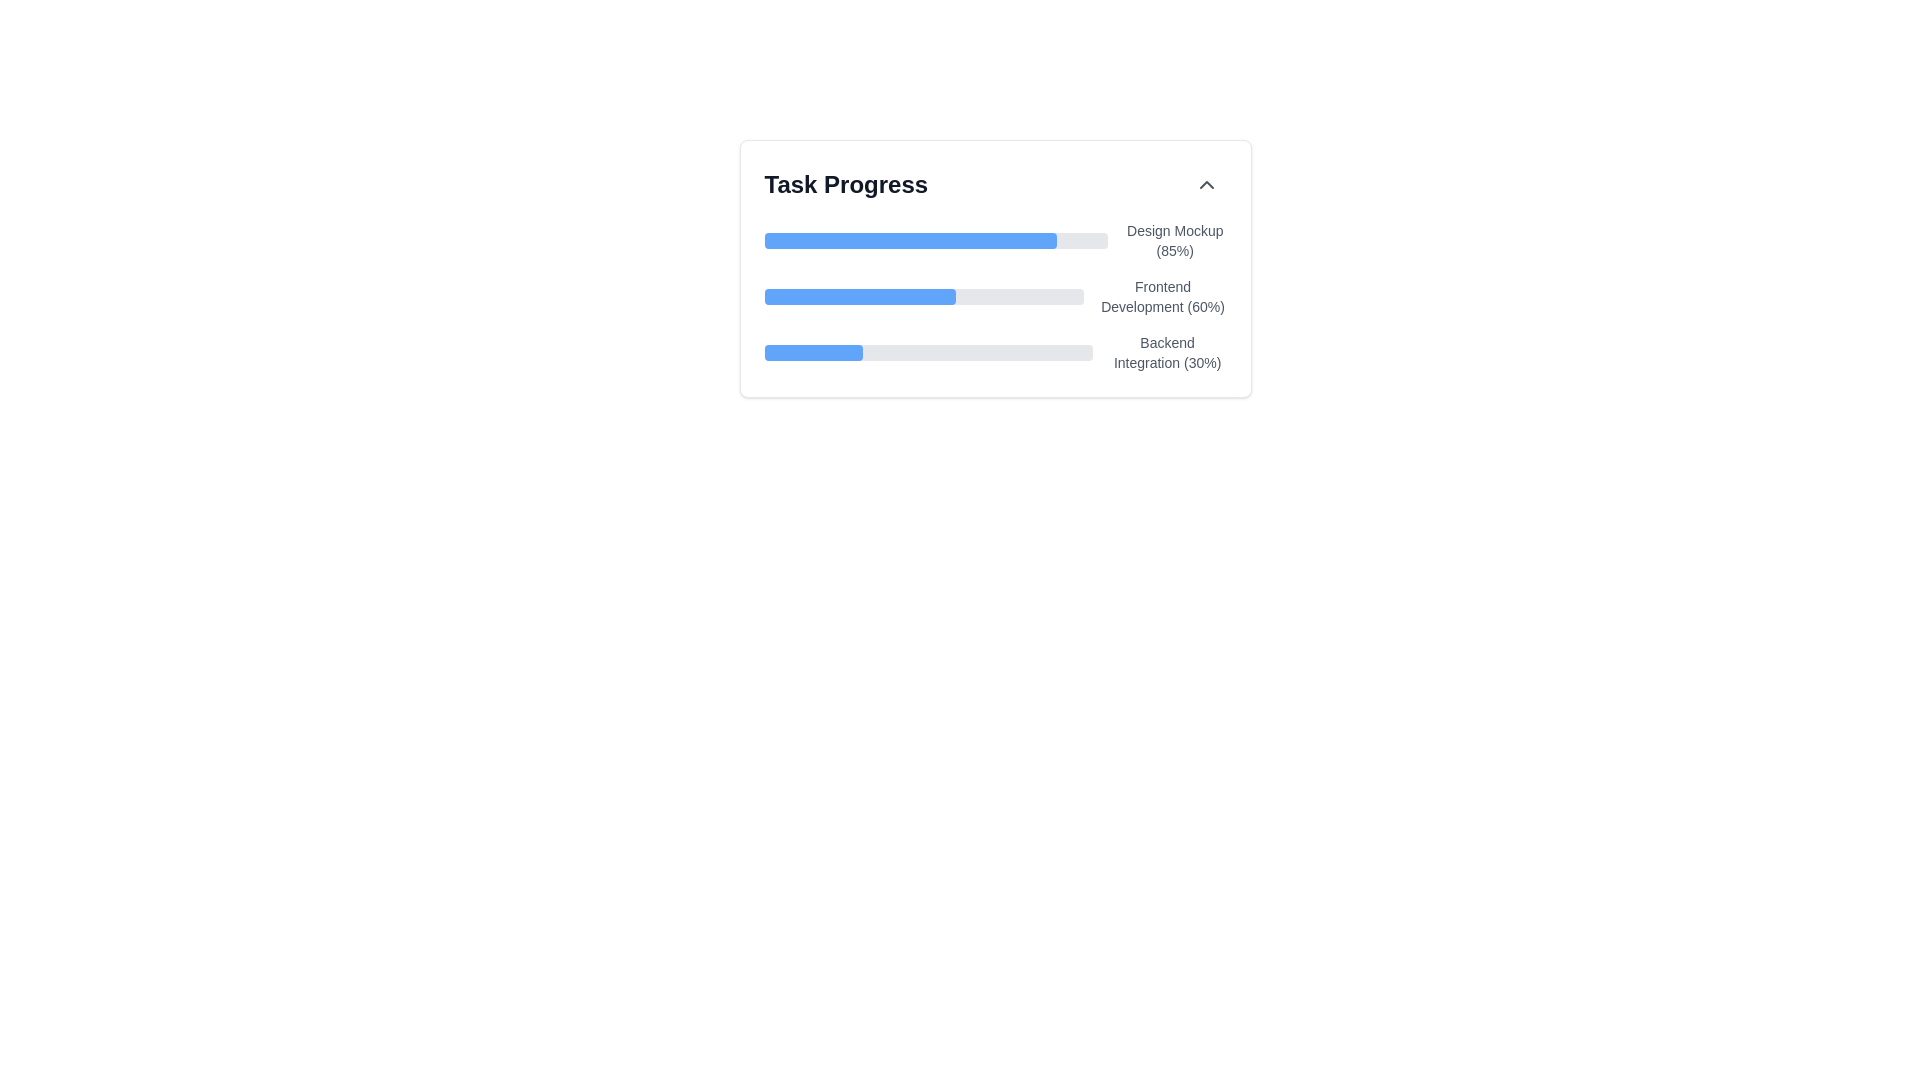 Image resolution: width=1920 pixels, height=1080 pixels. What do you see at coordinates (995, 185) in the screenshot?
I see `the 'Task Progress' header element for keyboard navigation` at bounding box center [995, 185].